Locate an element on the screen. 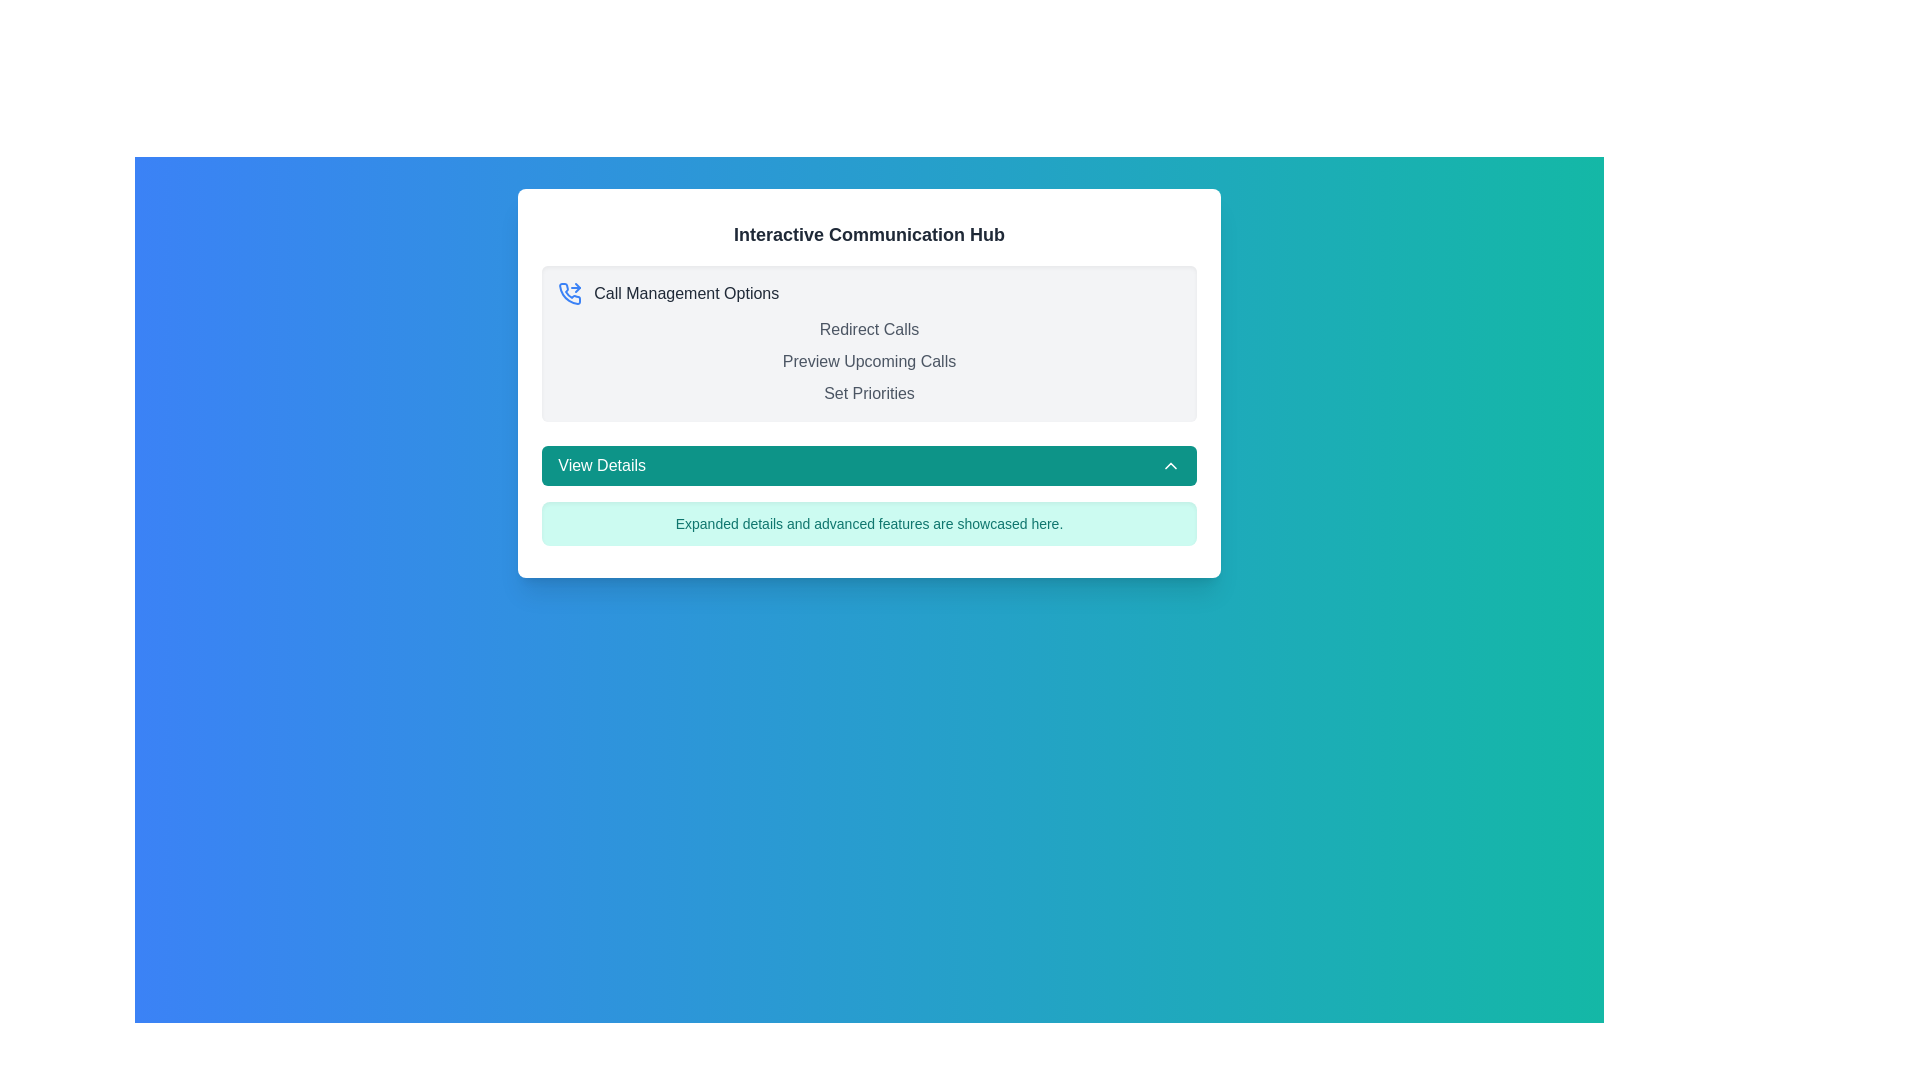 Image resolution: width=1920 pixels, height=1080 pixels. the blue phone icon with an arrow pointing to the right, located on the top-left side of the 'Call Management Options' section, before the text label is located at coordinates (569, 294).